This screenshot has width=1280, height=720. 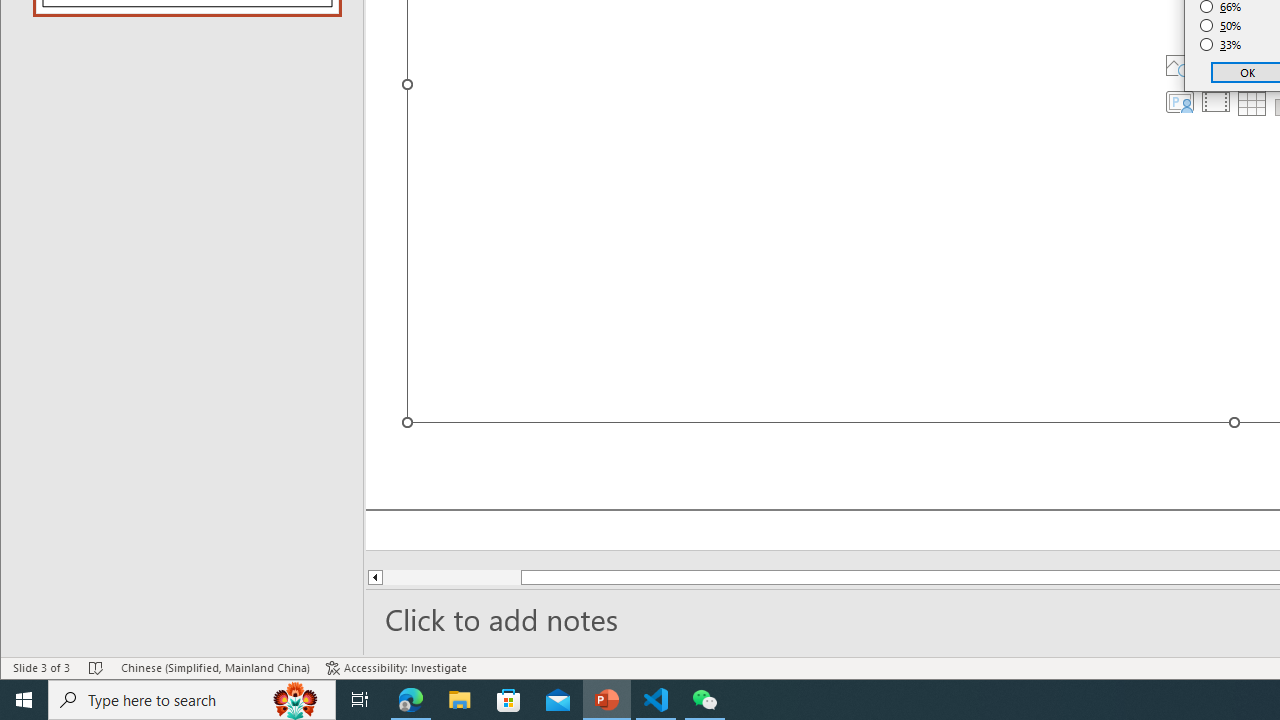 I want to click on 'Microsoft Edge - 1 running window', so click(x=410, y=698).